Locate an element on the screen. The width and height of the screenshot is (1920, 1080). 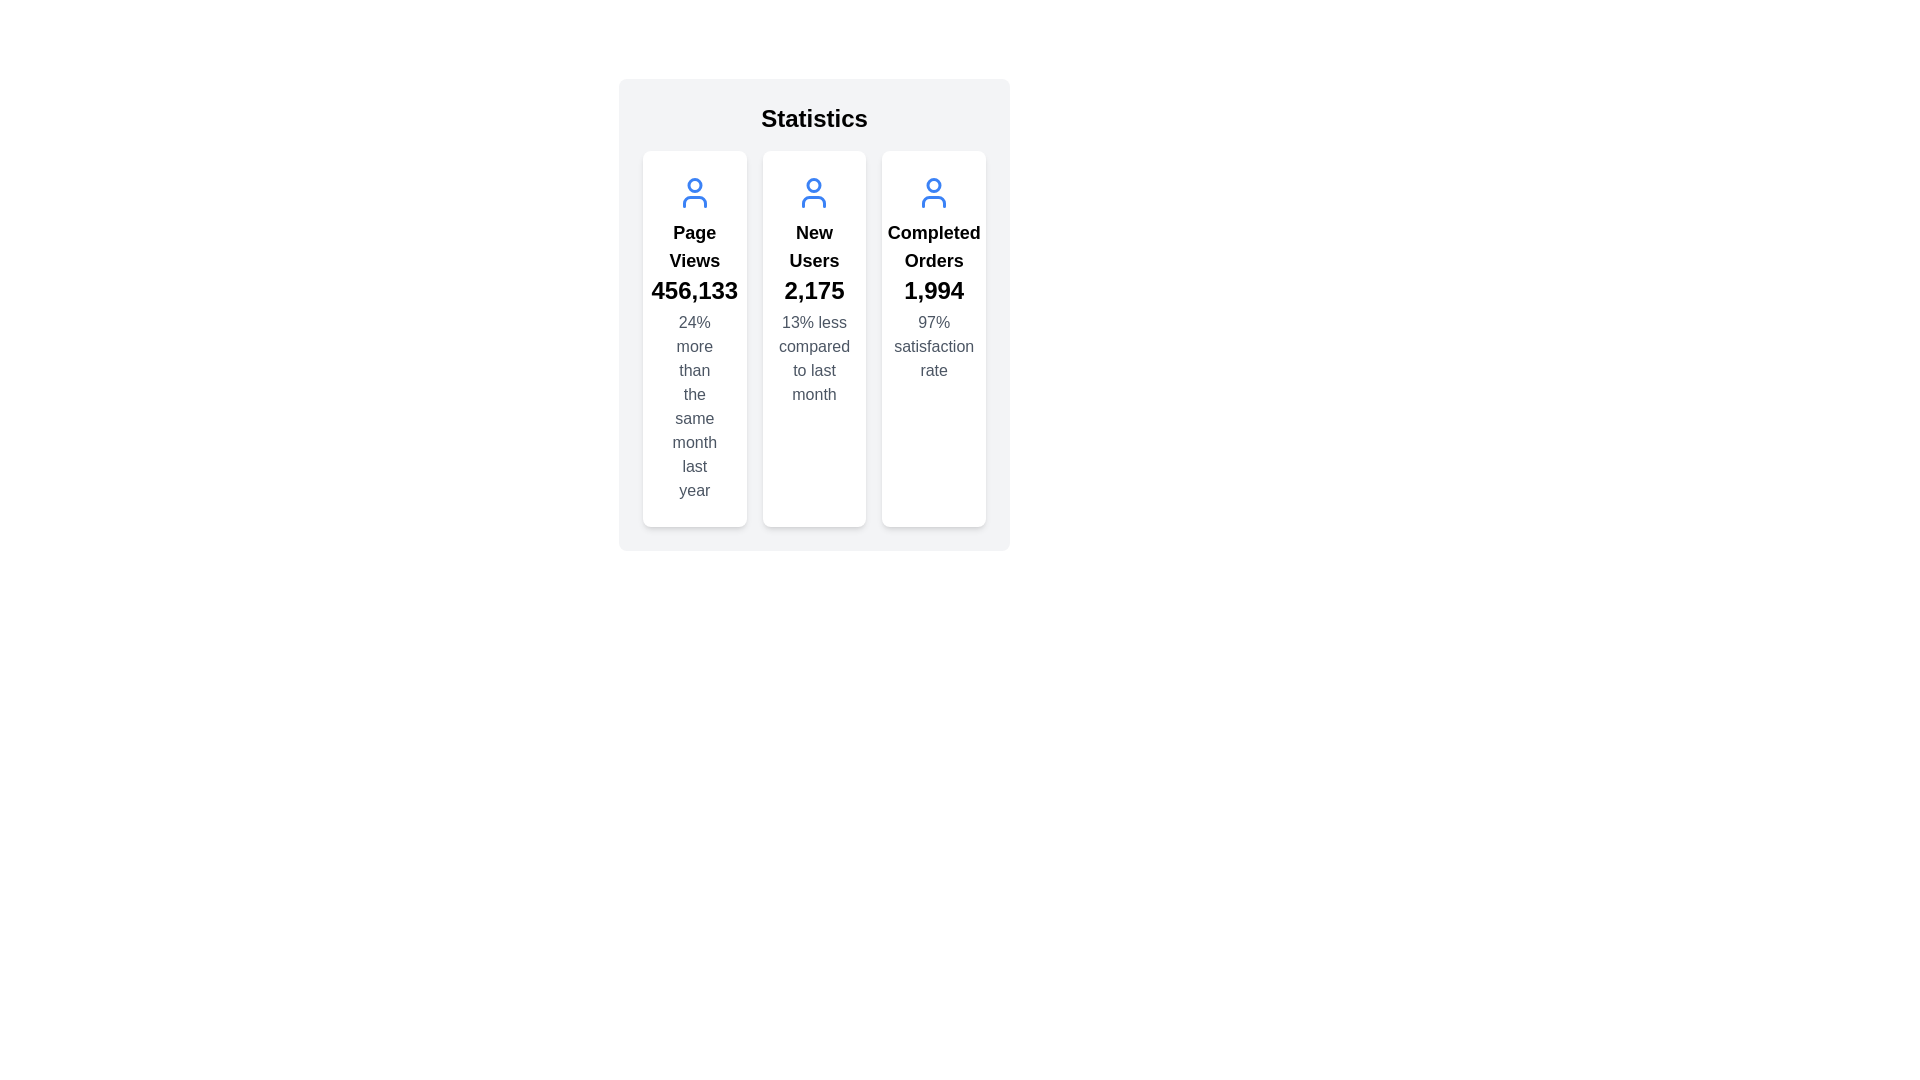
the 'Page Views' Informational Card located in the leftmost column of the grid if it is interactive is located at coordinates (694, 338).